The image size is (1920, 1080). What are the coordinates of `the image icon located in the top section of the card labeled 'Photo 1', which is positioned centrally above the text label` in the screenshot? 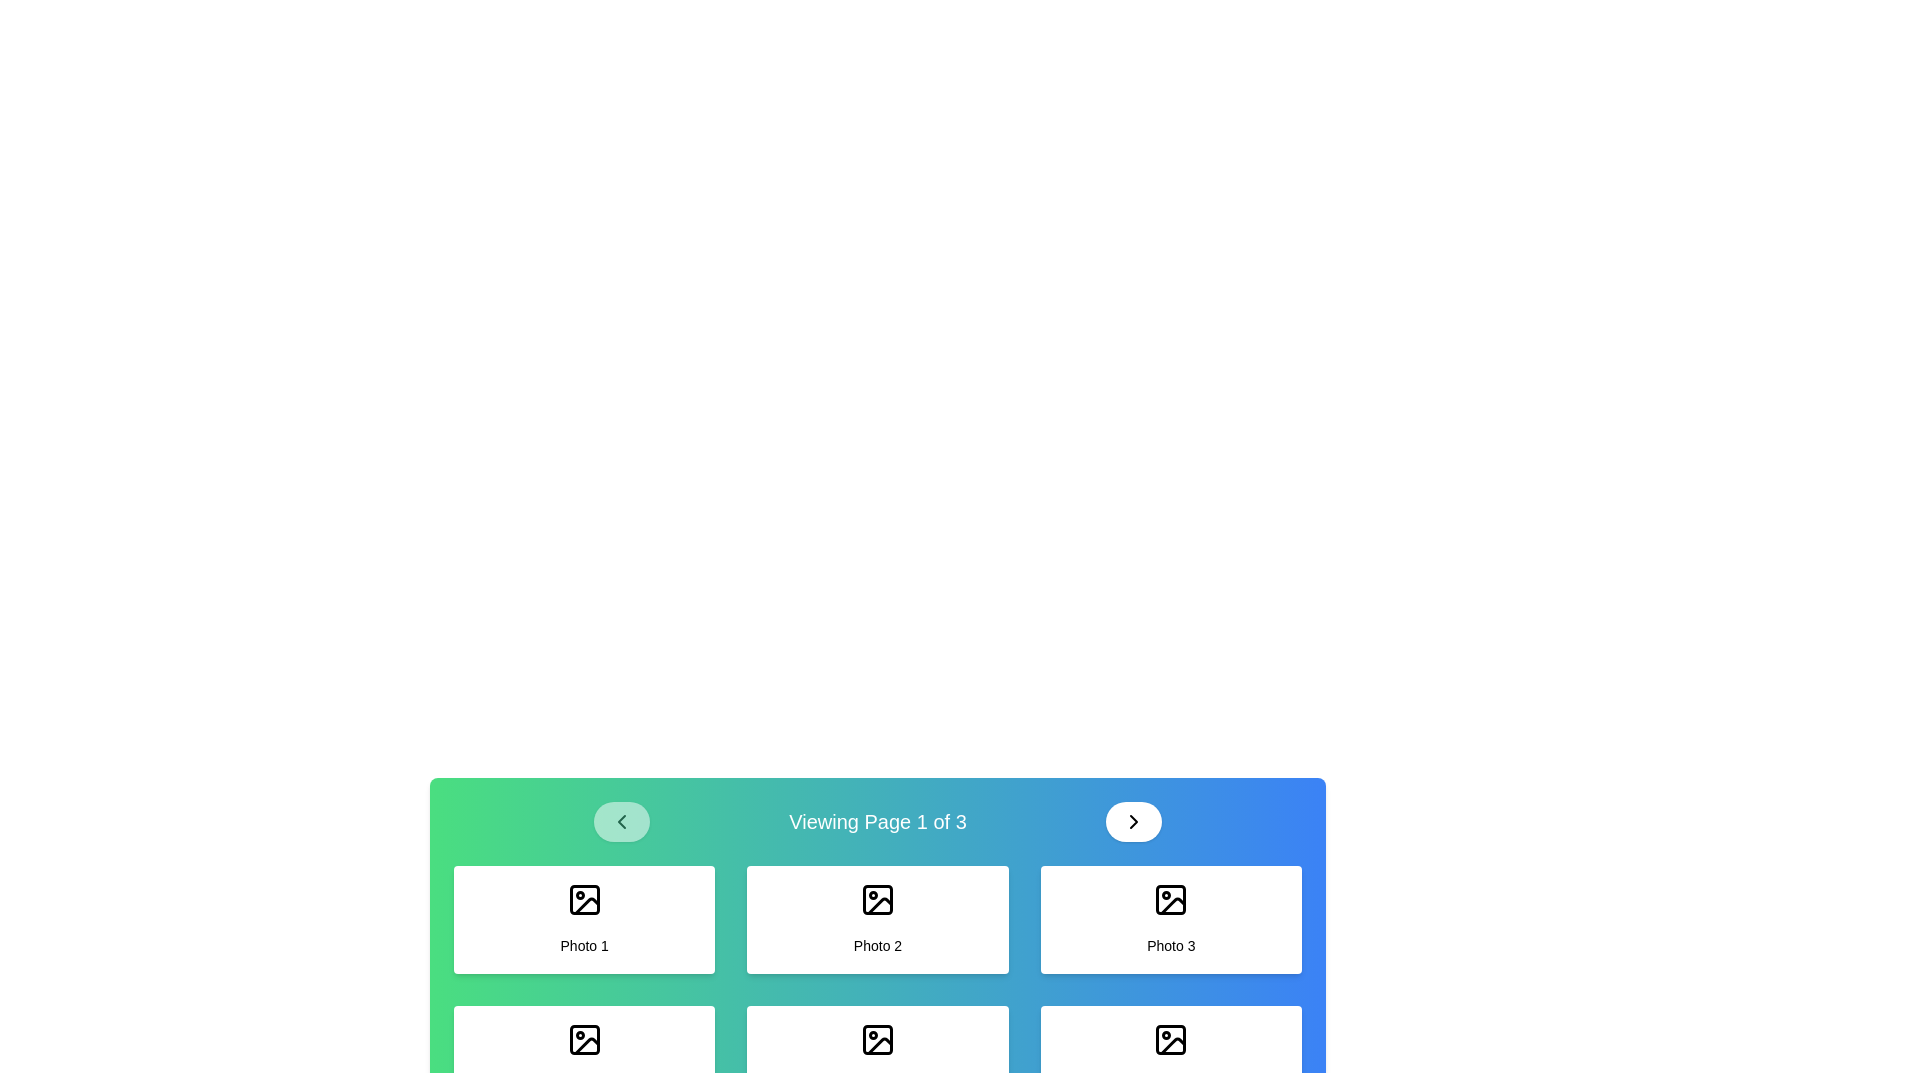 It's located at (583, 898).